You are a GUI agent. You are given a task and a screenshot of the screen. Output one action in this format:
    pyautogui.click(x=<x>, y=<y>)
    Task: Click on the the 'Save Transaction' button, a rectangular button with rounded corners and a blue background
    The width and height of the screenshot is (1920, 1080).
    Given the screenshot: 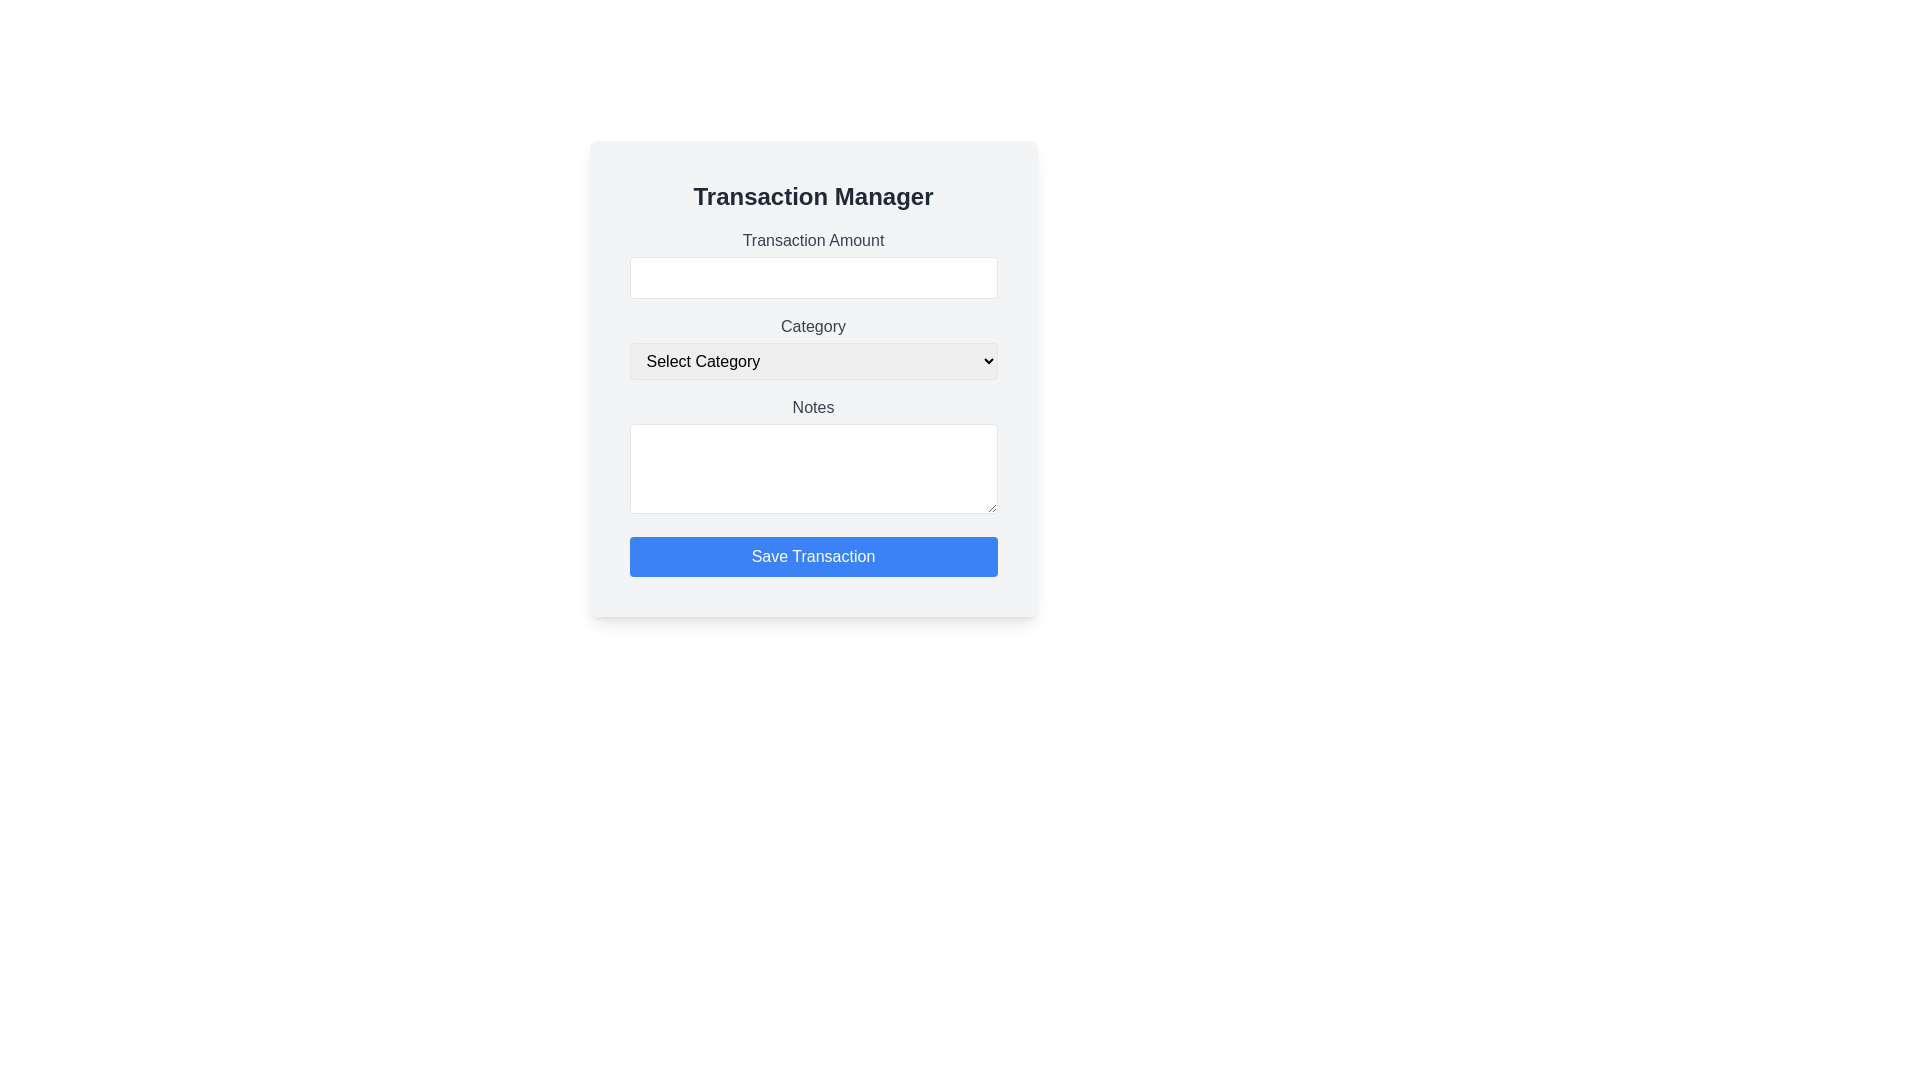 What is the action you would take?
    pyautogui.click(x=813, y=556)
    